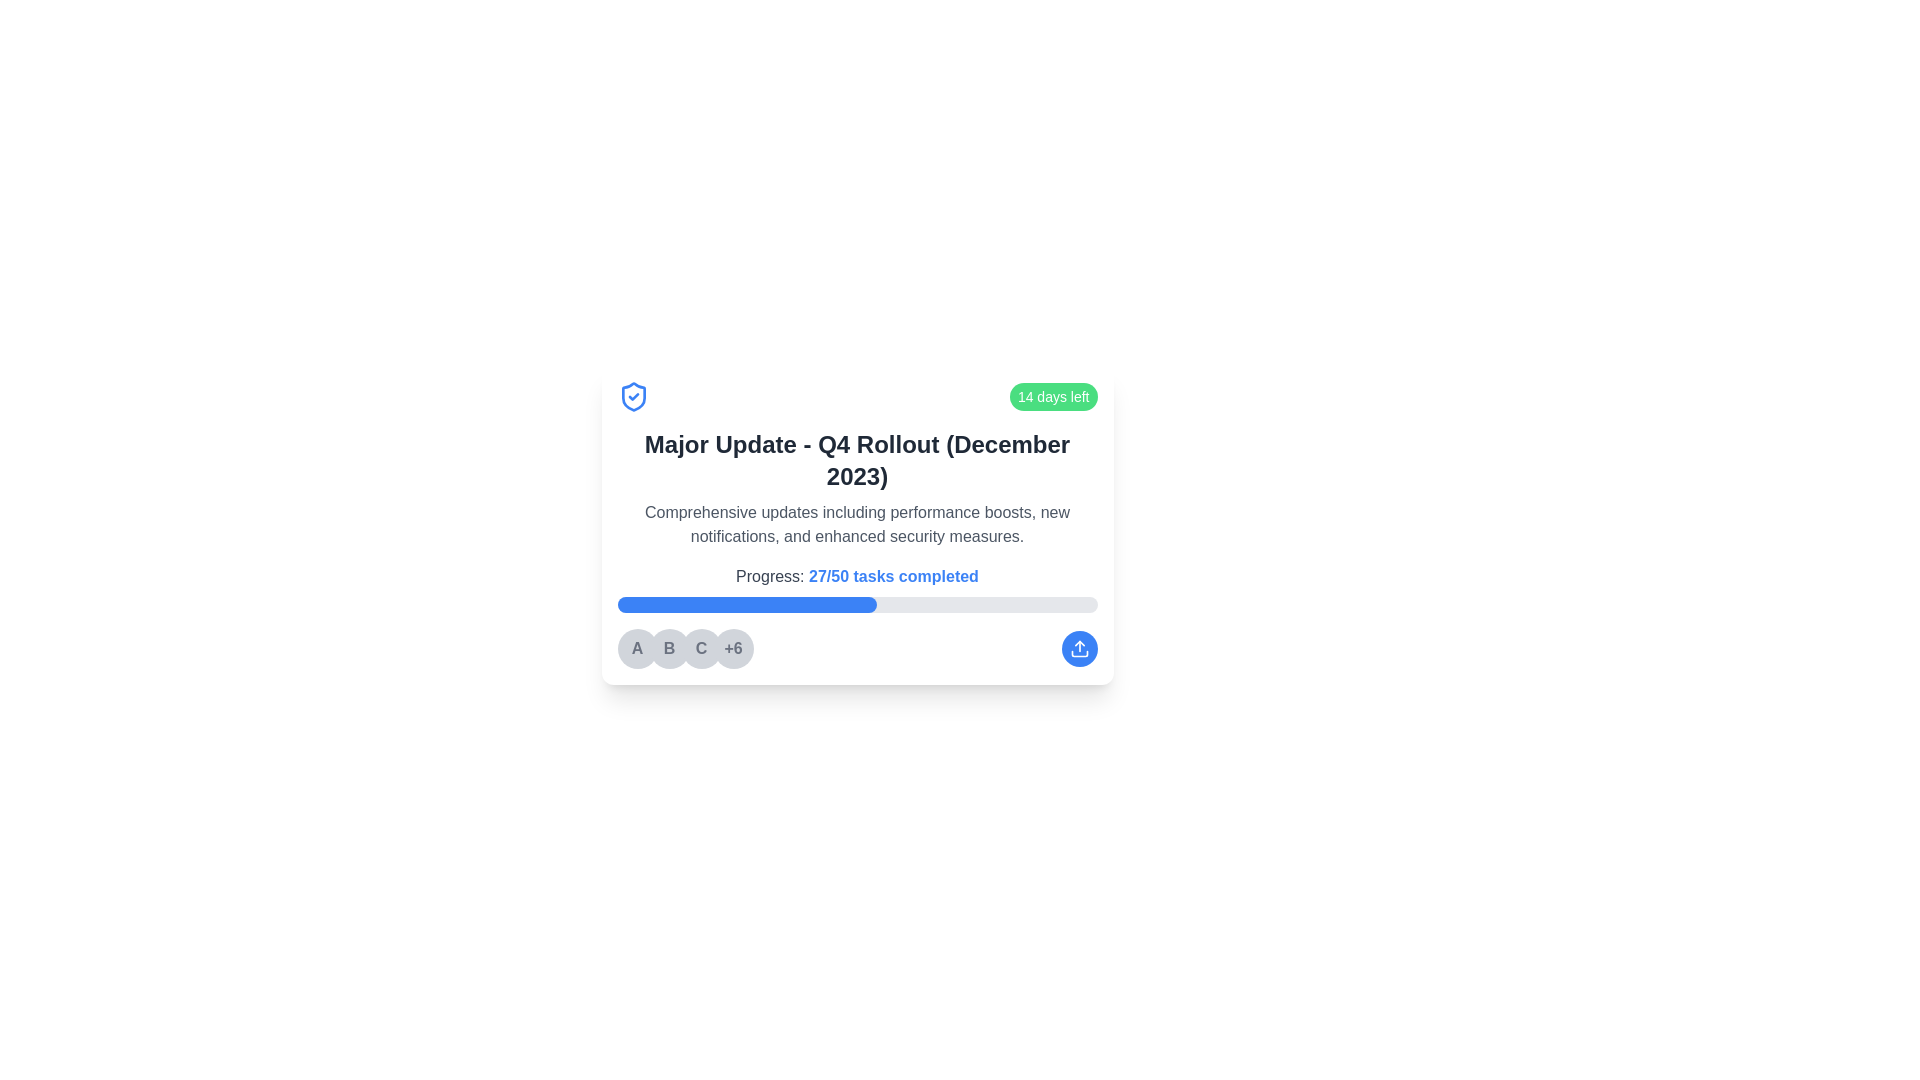  Describe the element at coordinates (746, 604) in the screenshot. I see `the progress bar that visually indicates the completion of a task, which occupies around 54% of the total length of the larger horizontal progress bar` at that location.